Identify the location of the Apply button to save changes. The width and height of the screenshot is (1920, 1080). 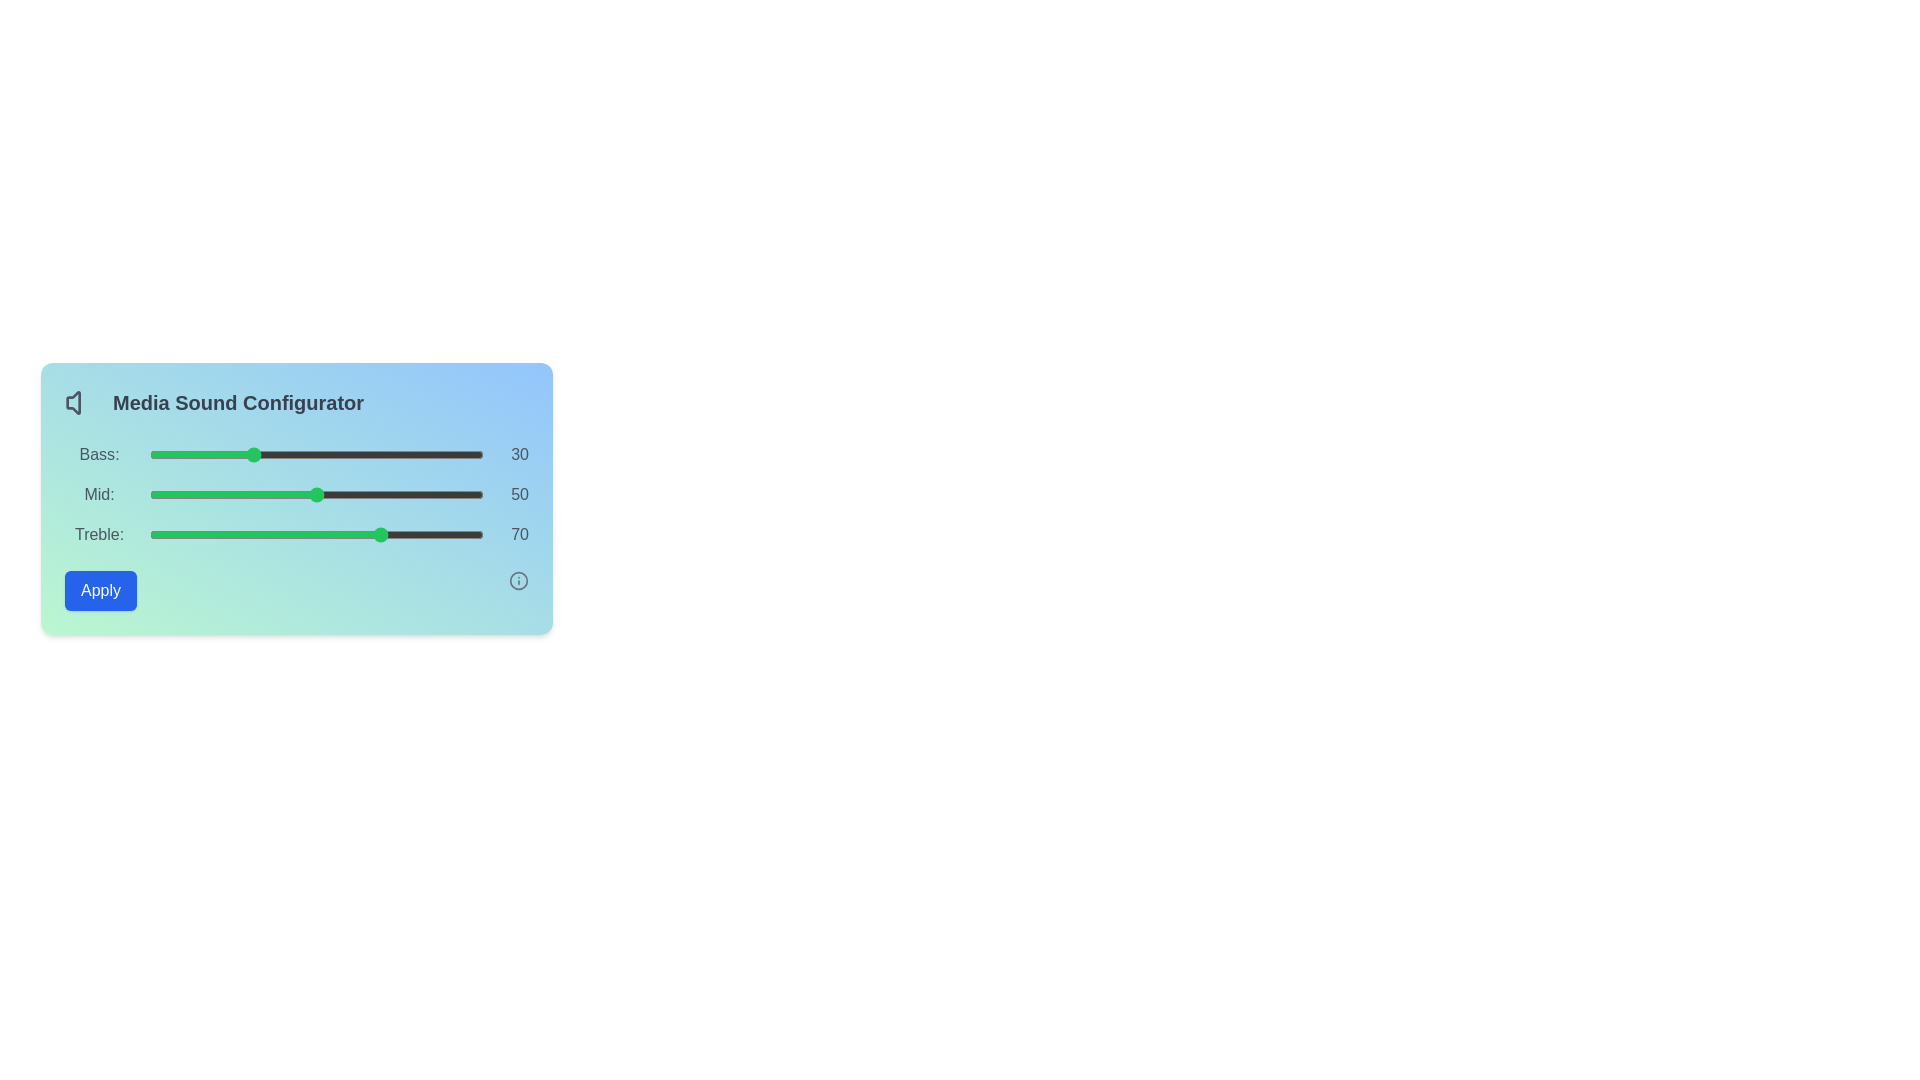
(99, 589).